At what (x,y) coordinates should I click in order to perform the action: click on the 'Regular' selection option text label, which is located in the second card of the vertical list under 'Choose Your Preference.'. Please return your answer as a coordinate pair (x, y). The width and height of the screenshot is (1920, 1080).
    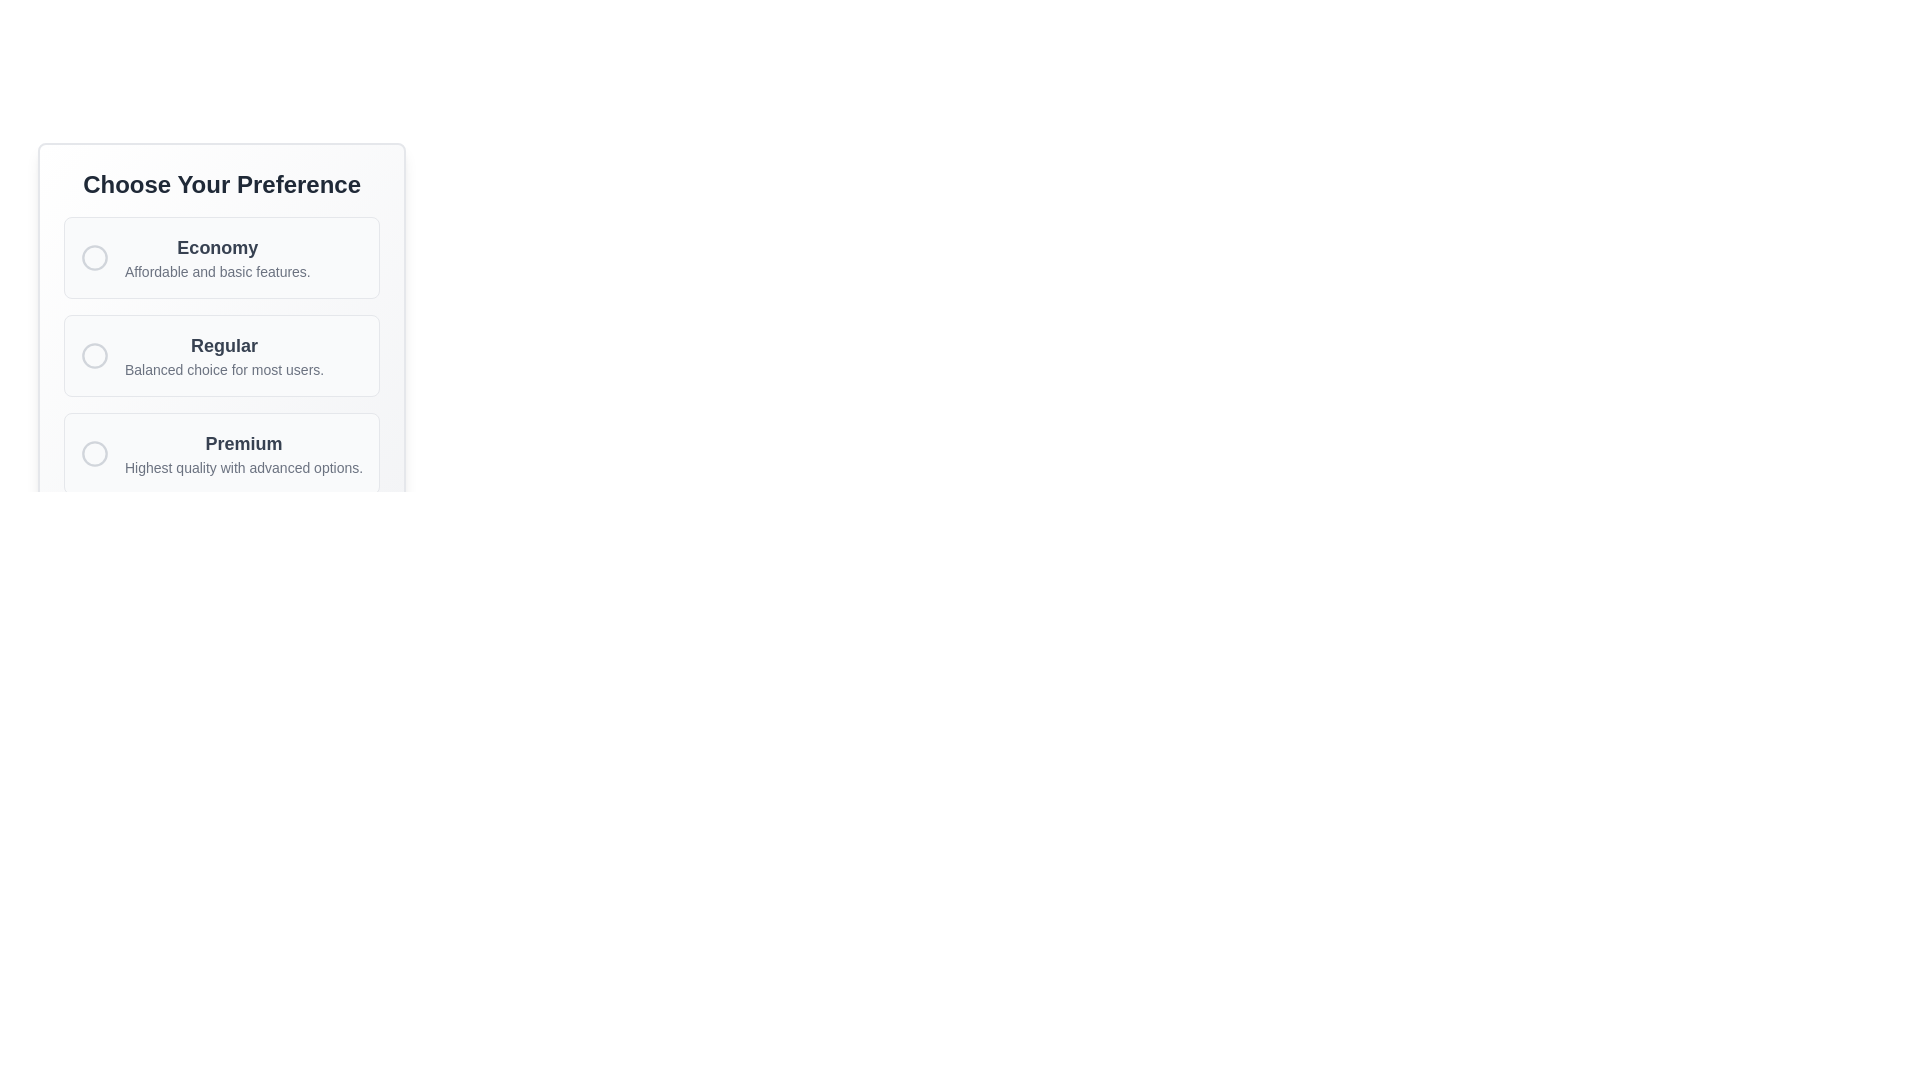
    Looking at the image, I should click on (224, 345).